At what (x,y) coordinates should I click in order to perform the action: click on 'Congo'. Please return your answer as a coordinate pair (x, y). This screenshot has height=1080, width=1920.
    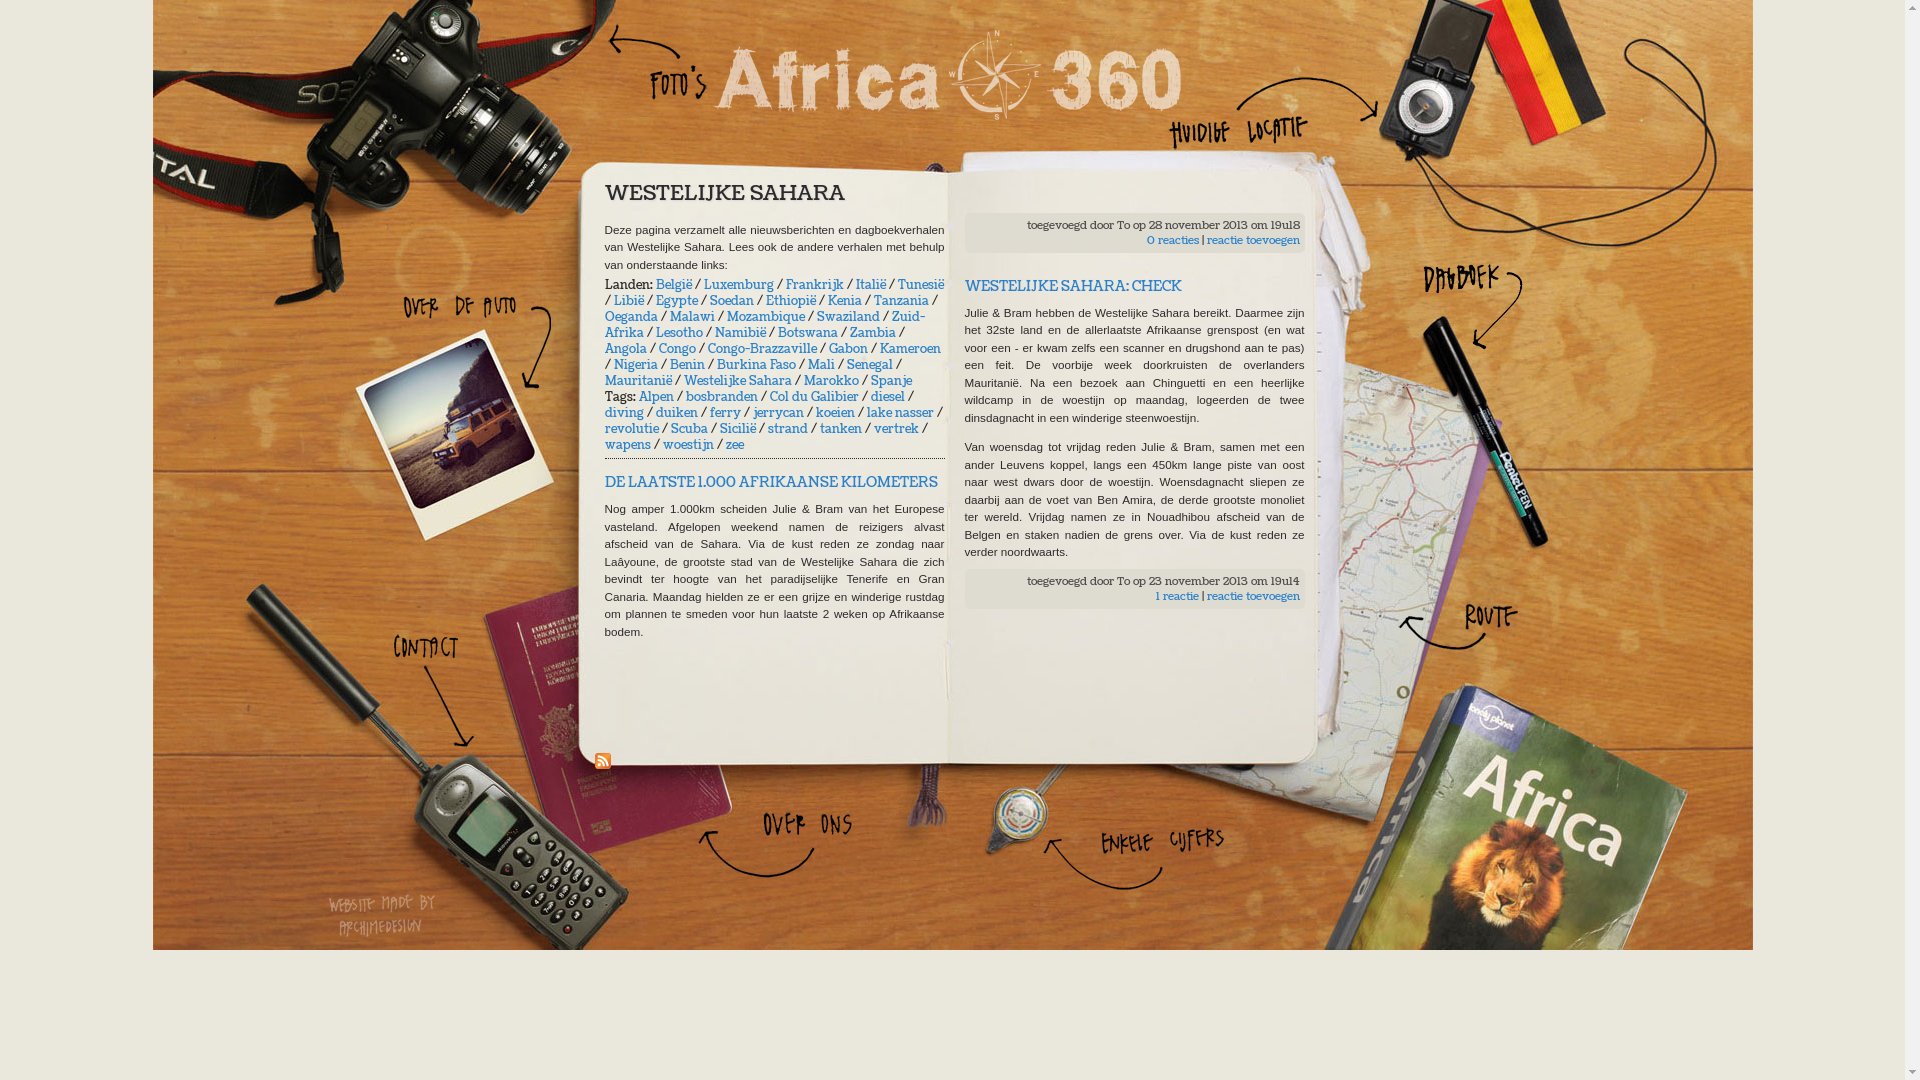
    Looking at the image, I should click on (676, 347).